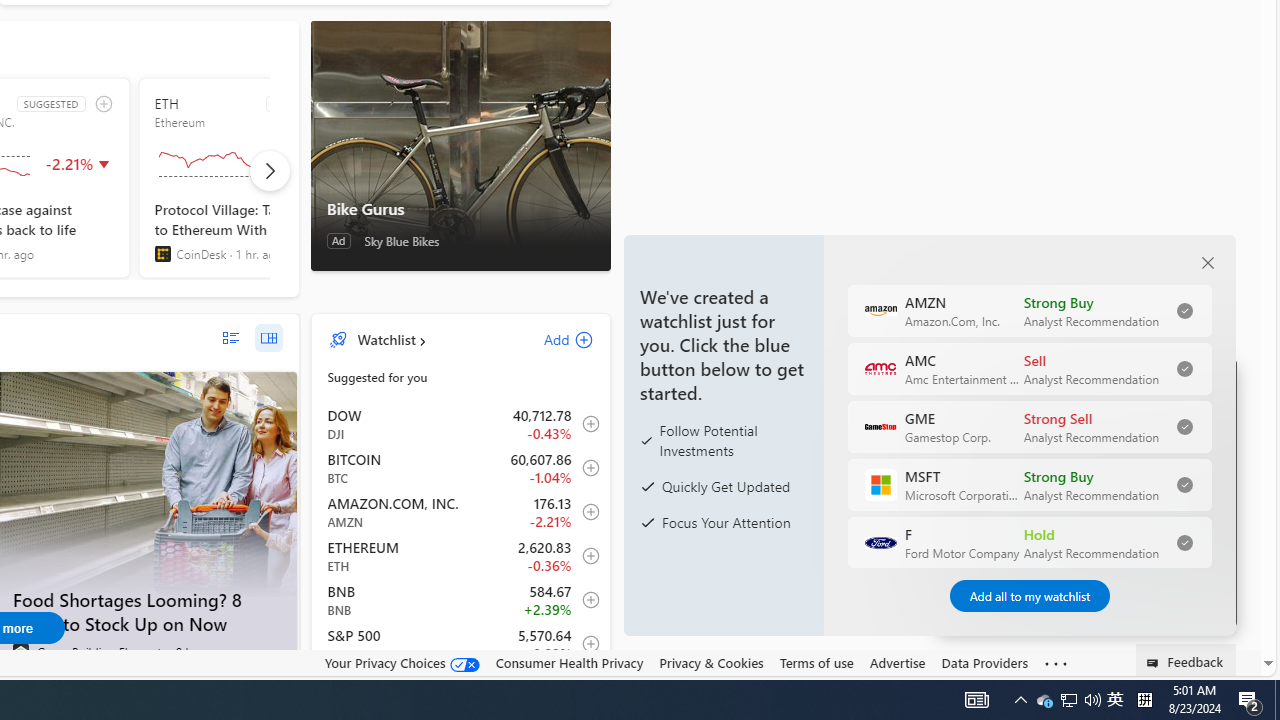 The height and width of the screenshot is (720, 1280). Describe the element at coordinates (1156, 663) in the screenshot. I see `'Class: feedback_link_icon-DS-EntryPoint1-1'` at that location.